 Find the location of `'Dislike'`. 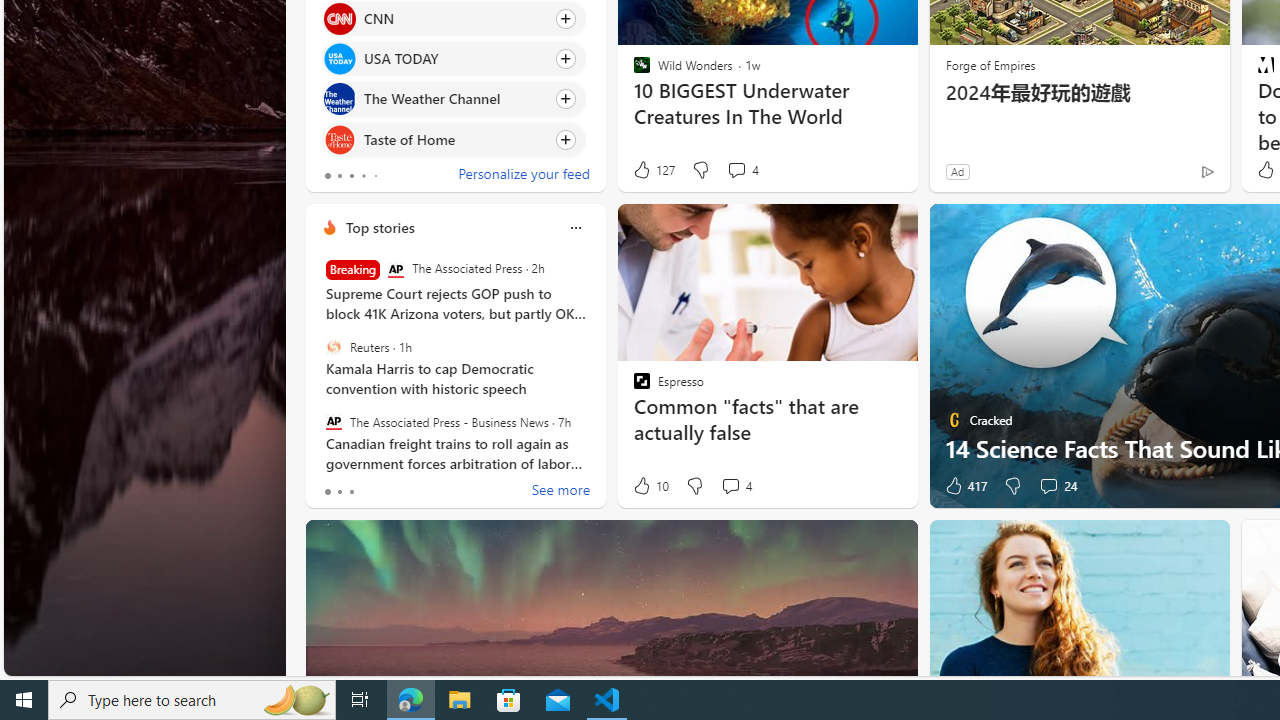

'Dislike' is located at coordinates (1012, 486).